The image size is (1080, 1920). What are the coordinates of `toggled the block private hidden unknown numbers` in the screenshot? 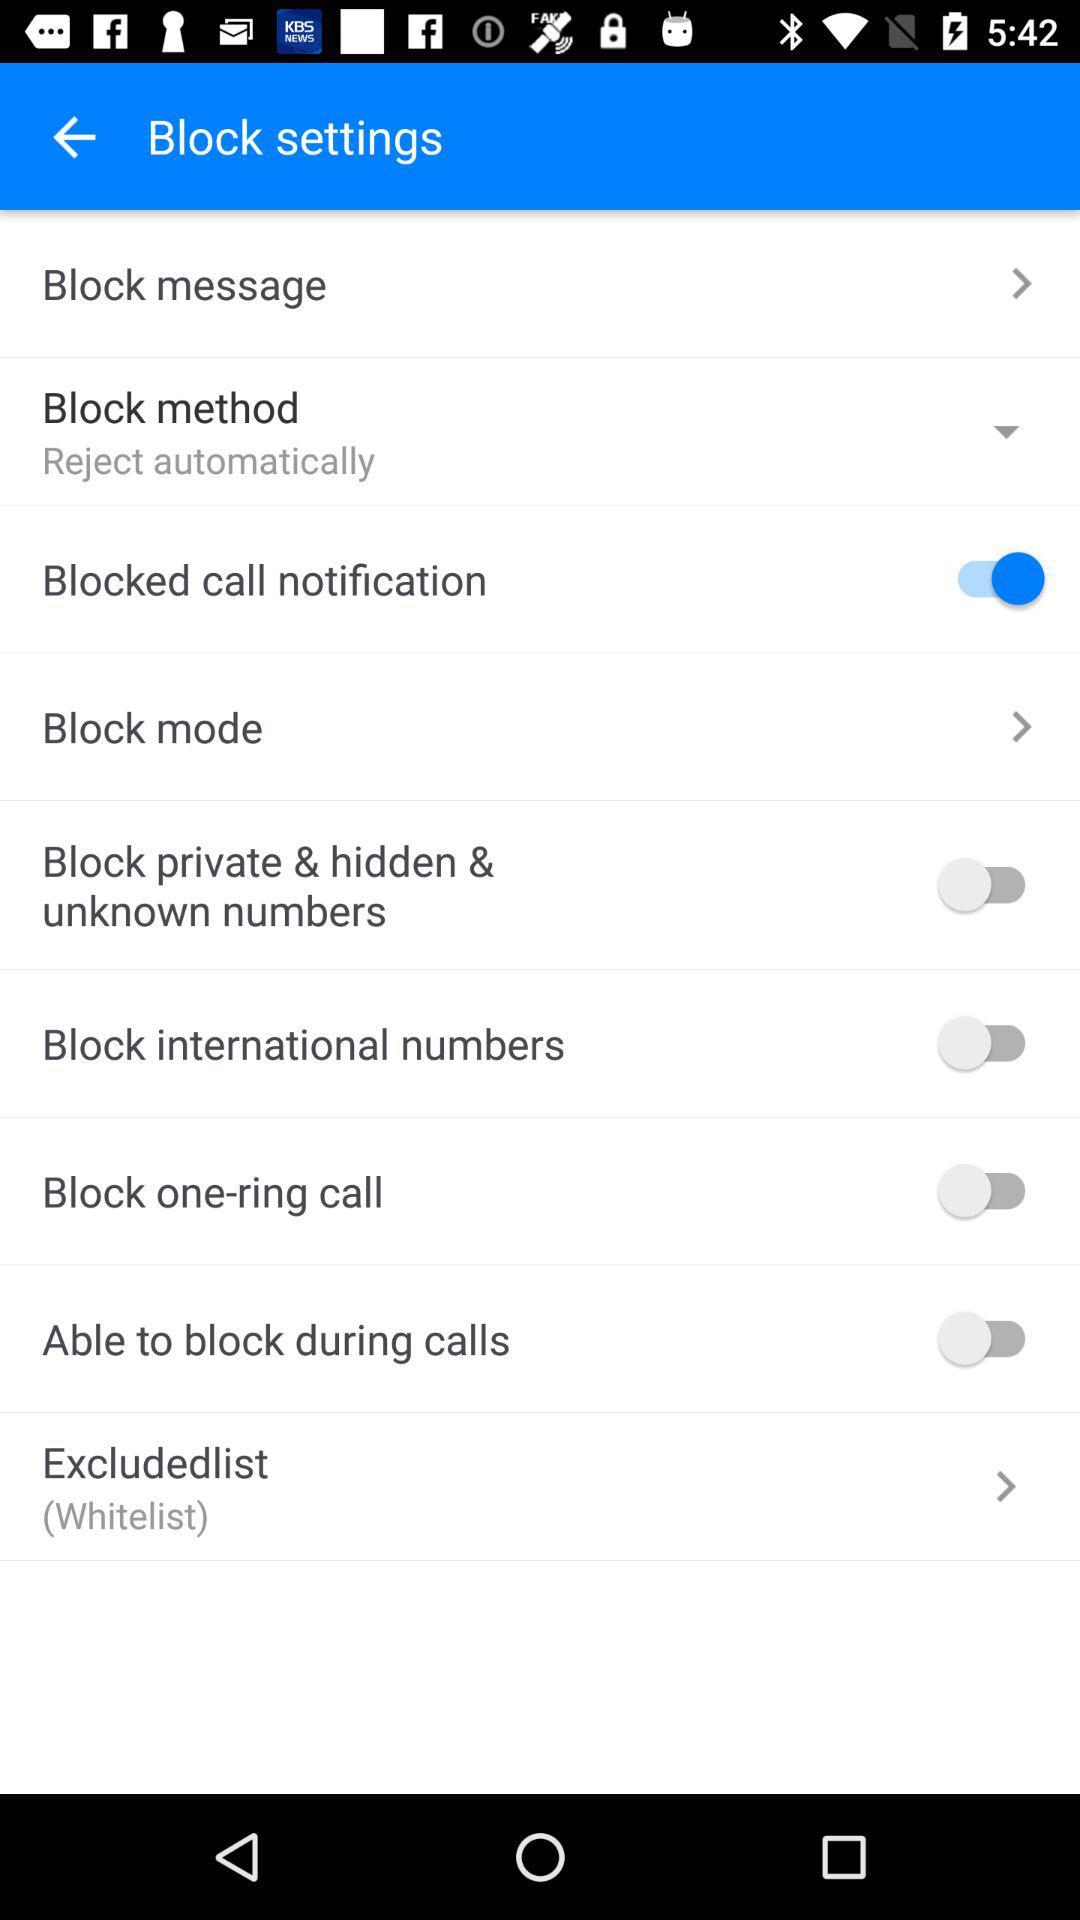 It's located at (991, 883).